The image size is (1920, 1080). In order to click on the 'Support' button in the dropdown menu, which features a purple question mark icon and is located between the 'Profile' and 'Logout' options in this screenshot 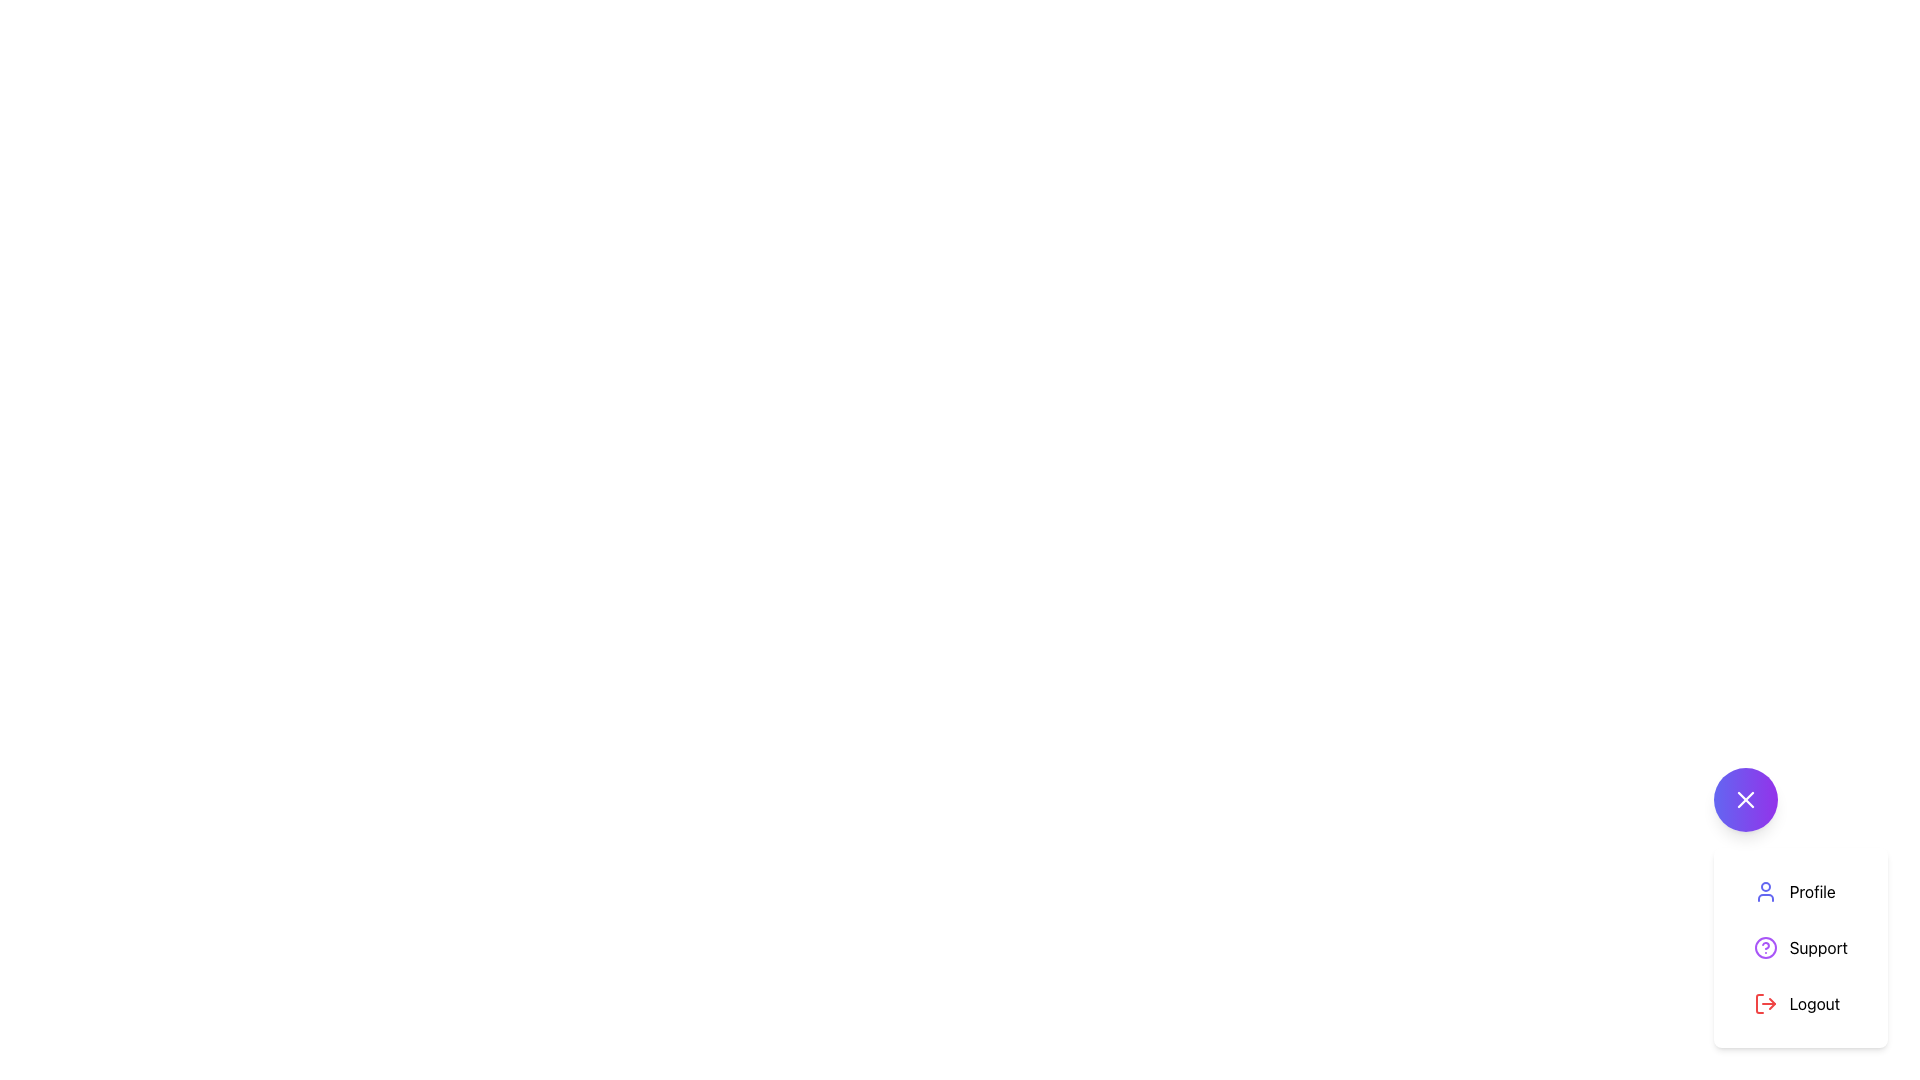, I will do `click(1800, 947)`.